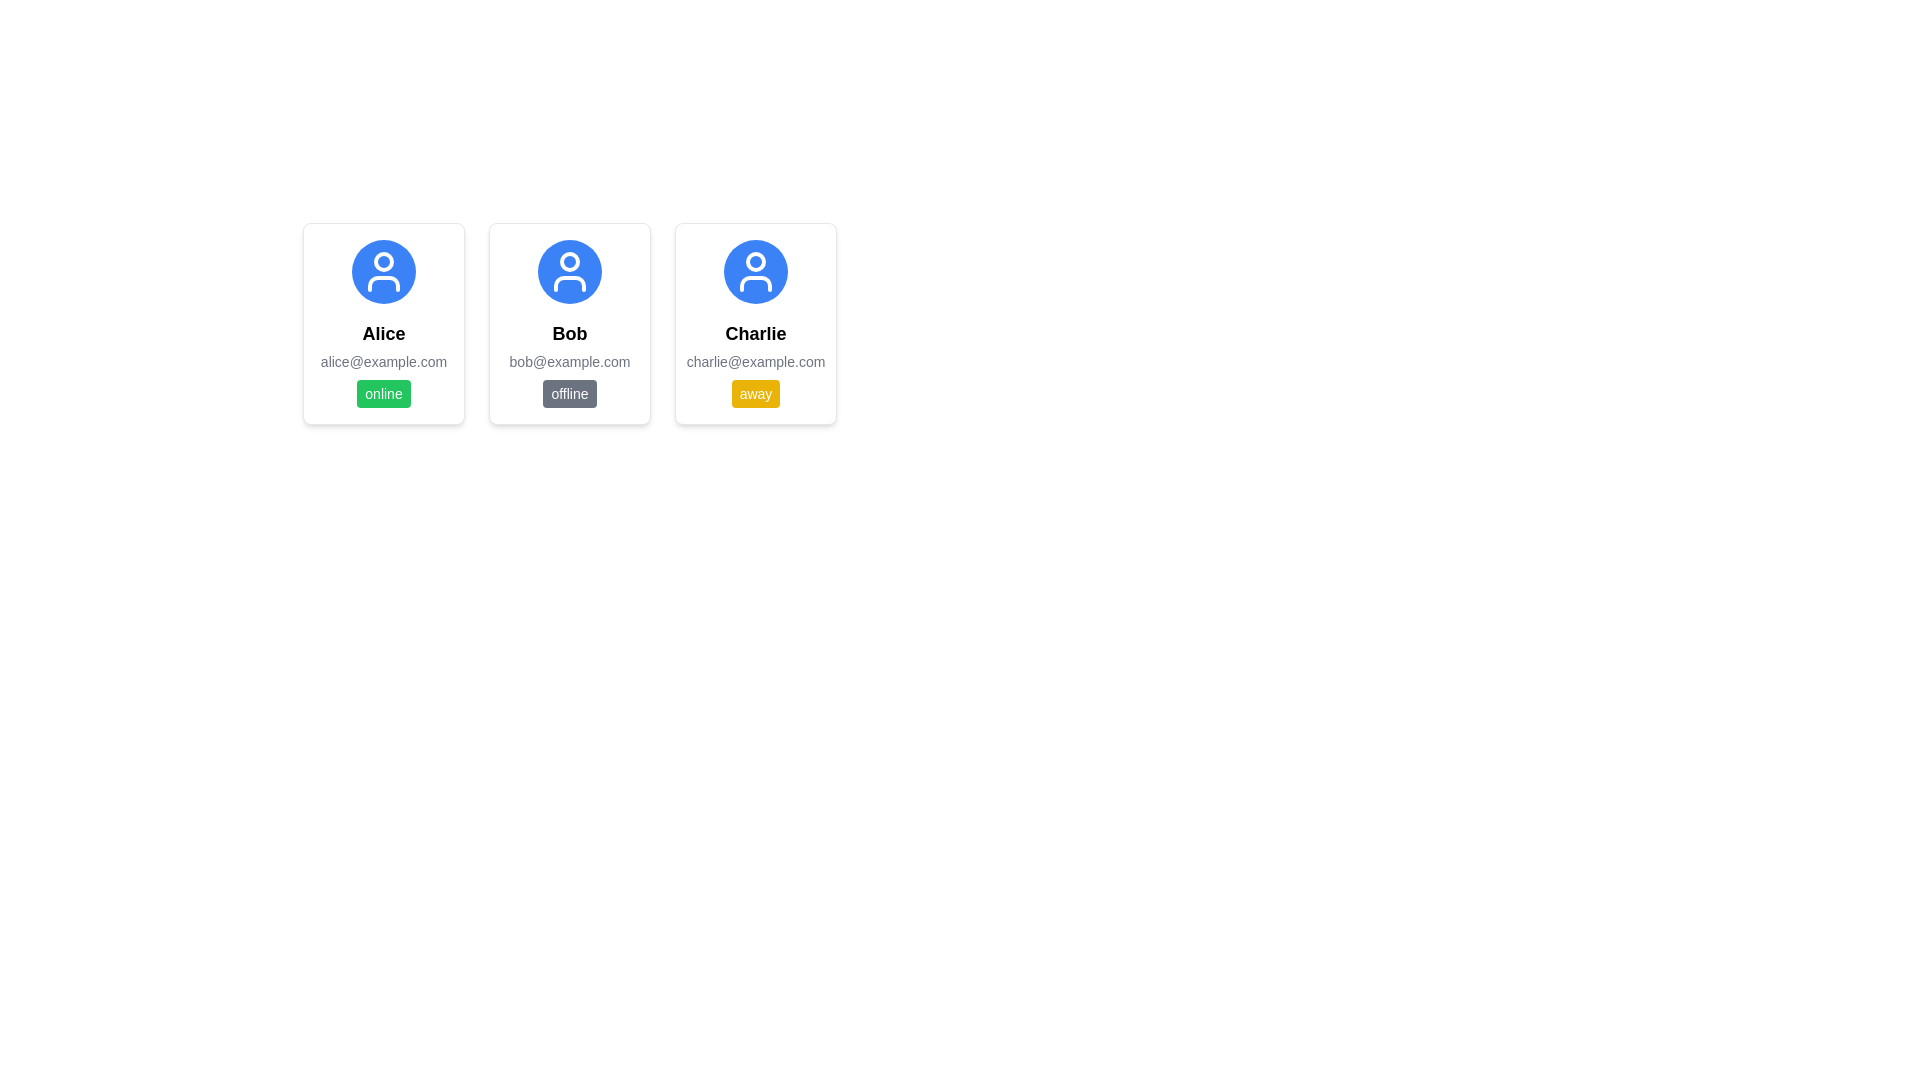 Image resolution: width=1920 pixels, height=1080 pixels. Describe the element at coordinates (384, 333) in the screenshot. I see `text label displaying 'Alice', which is styled in a large bold font and located centrally within a user card, beneath the profile icon` at that location.